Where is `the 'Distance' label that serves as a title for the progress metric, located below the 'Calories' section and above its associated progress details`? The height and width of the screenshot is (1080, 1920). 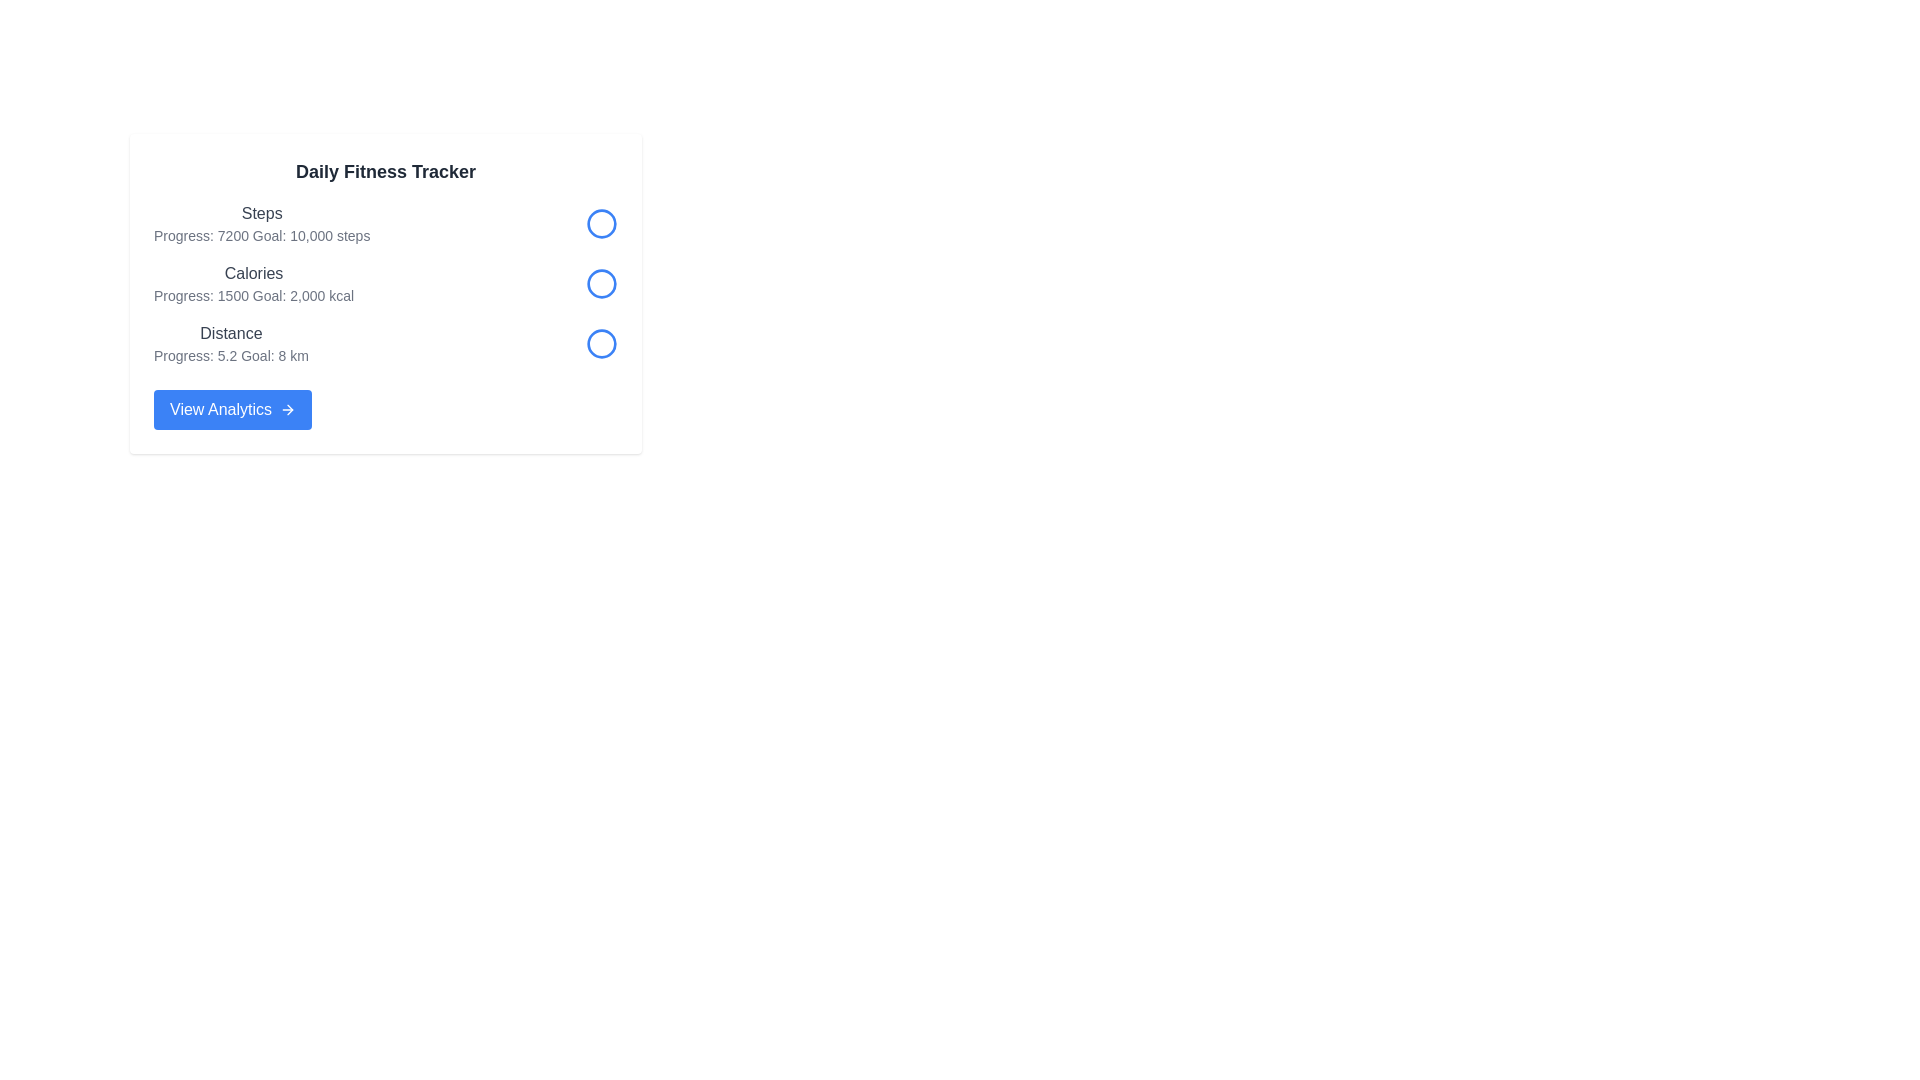
the 'Distance' label that serves as a title for the progress metric, located below the 'Calories' section and above its associated progress details is located at coordinates (231, 333).